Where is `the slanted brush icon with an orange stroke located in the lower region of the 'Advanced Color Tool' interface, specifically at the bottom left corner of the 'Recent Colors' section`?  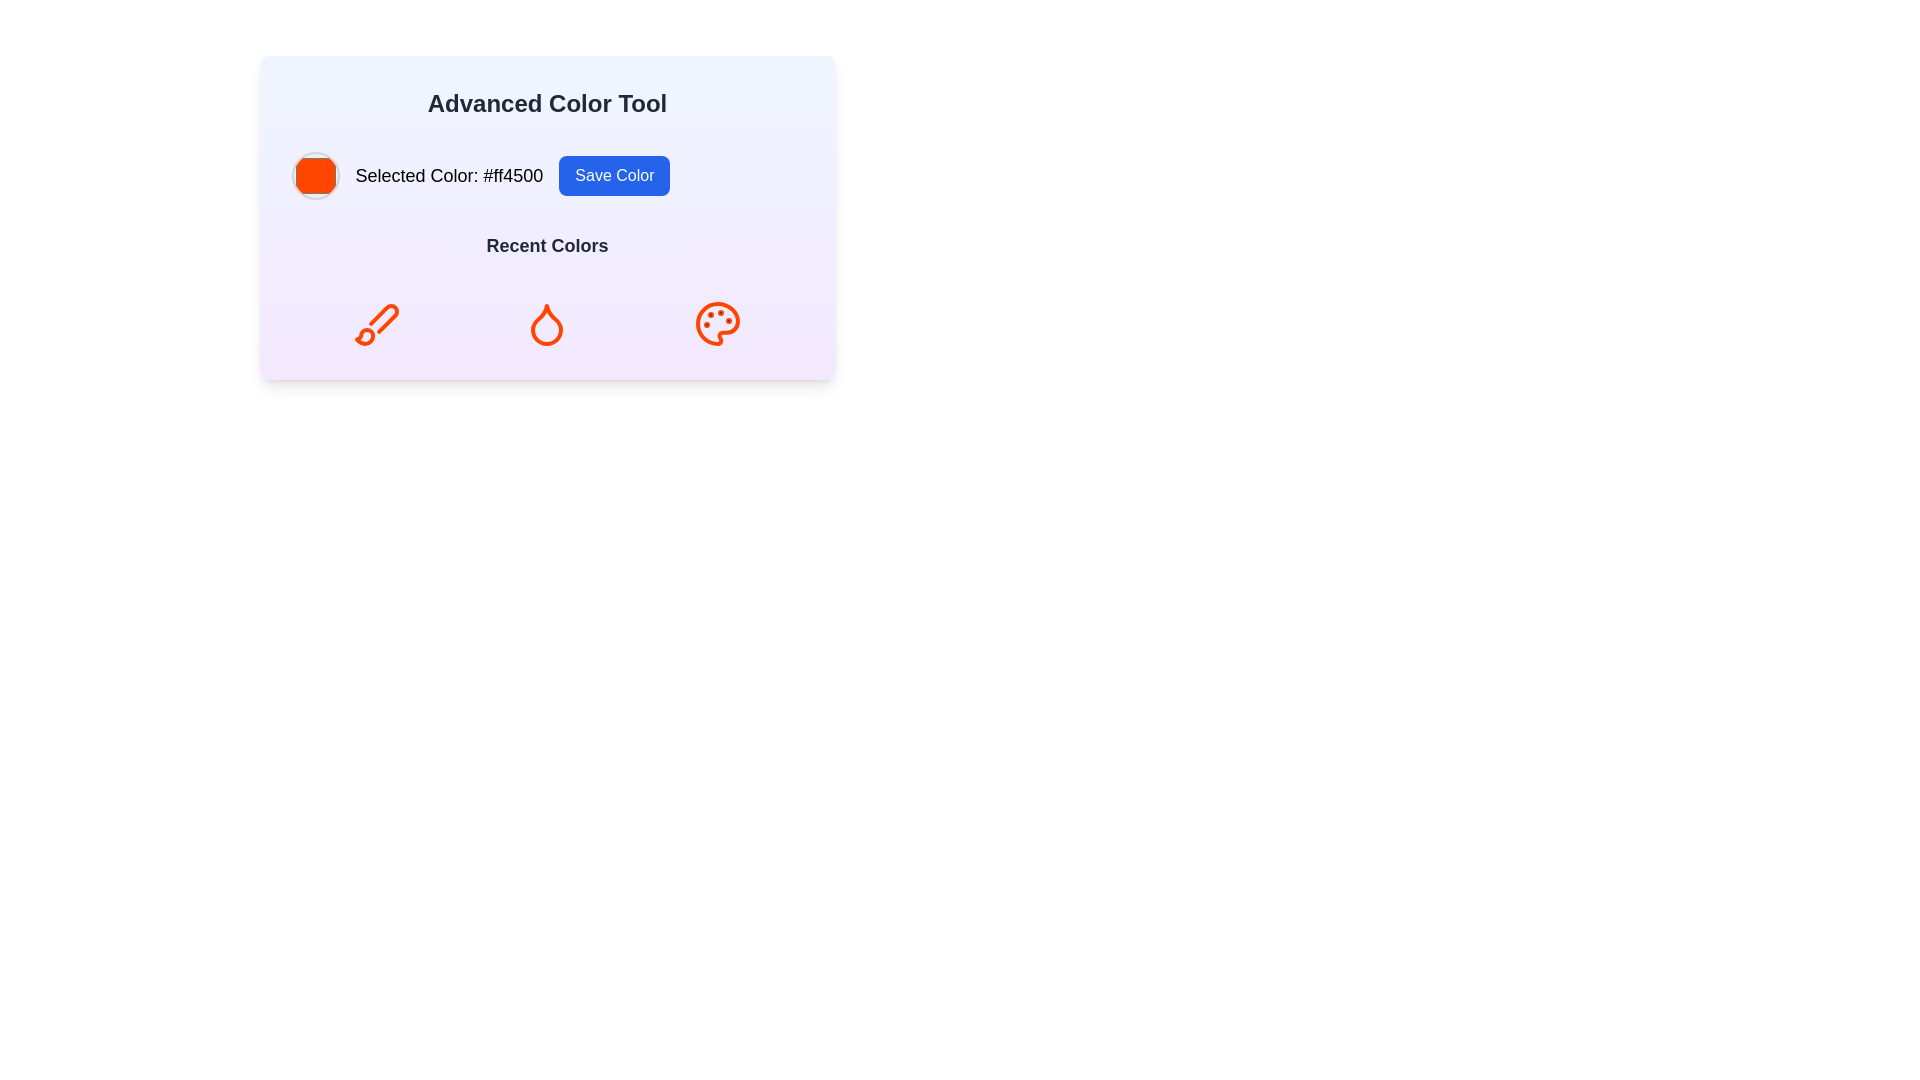 the slanted brush icon with an orange stroke located in the lower region of the 'Advanced Color Tool' interface, specifically at the bottom left corner of the 'Recent Colors' section is located at coordinates (384, 317).